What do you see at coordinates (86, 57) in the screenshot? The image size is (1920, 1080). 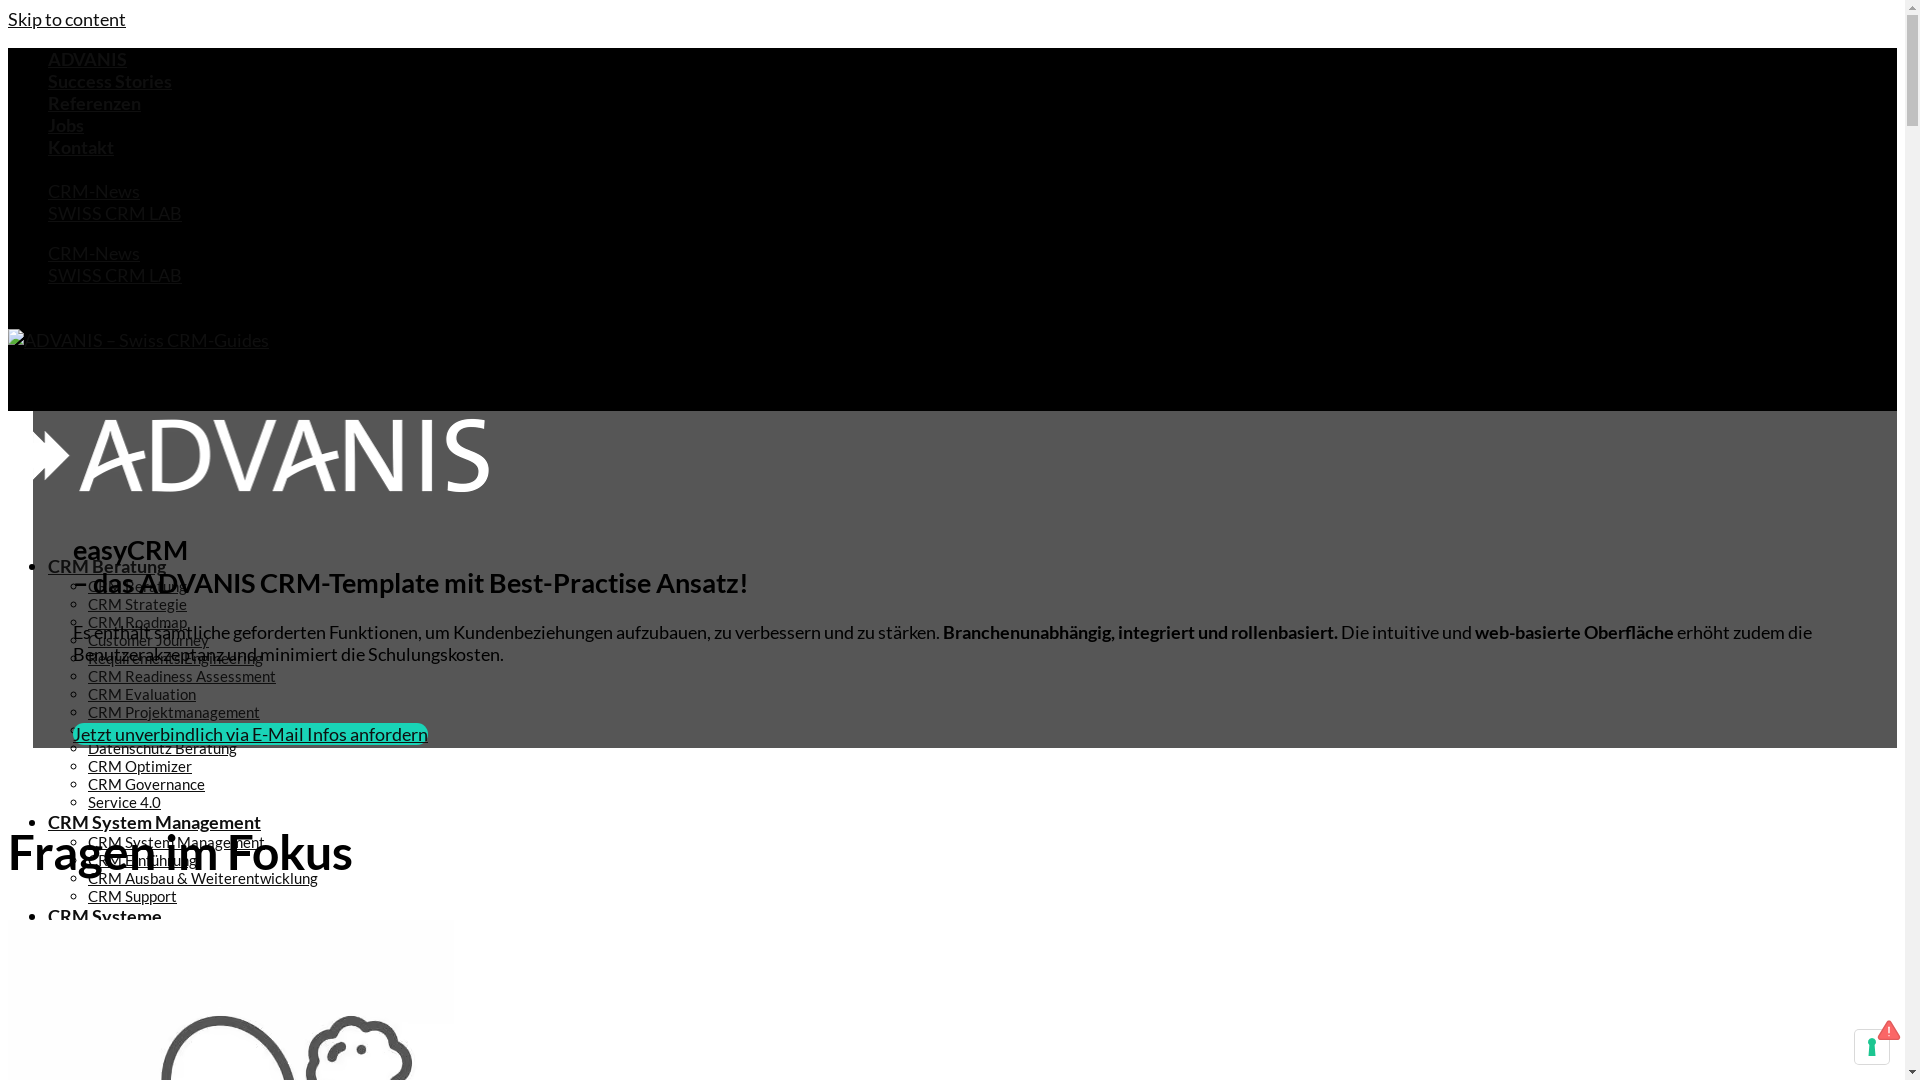 I see `'ADVANIS'` at bounding box center [86, 57].